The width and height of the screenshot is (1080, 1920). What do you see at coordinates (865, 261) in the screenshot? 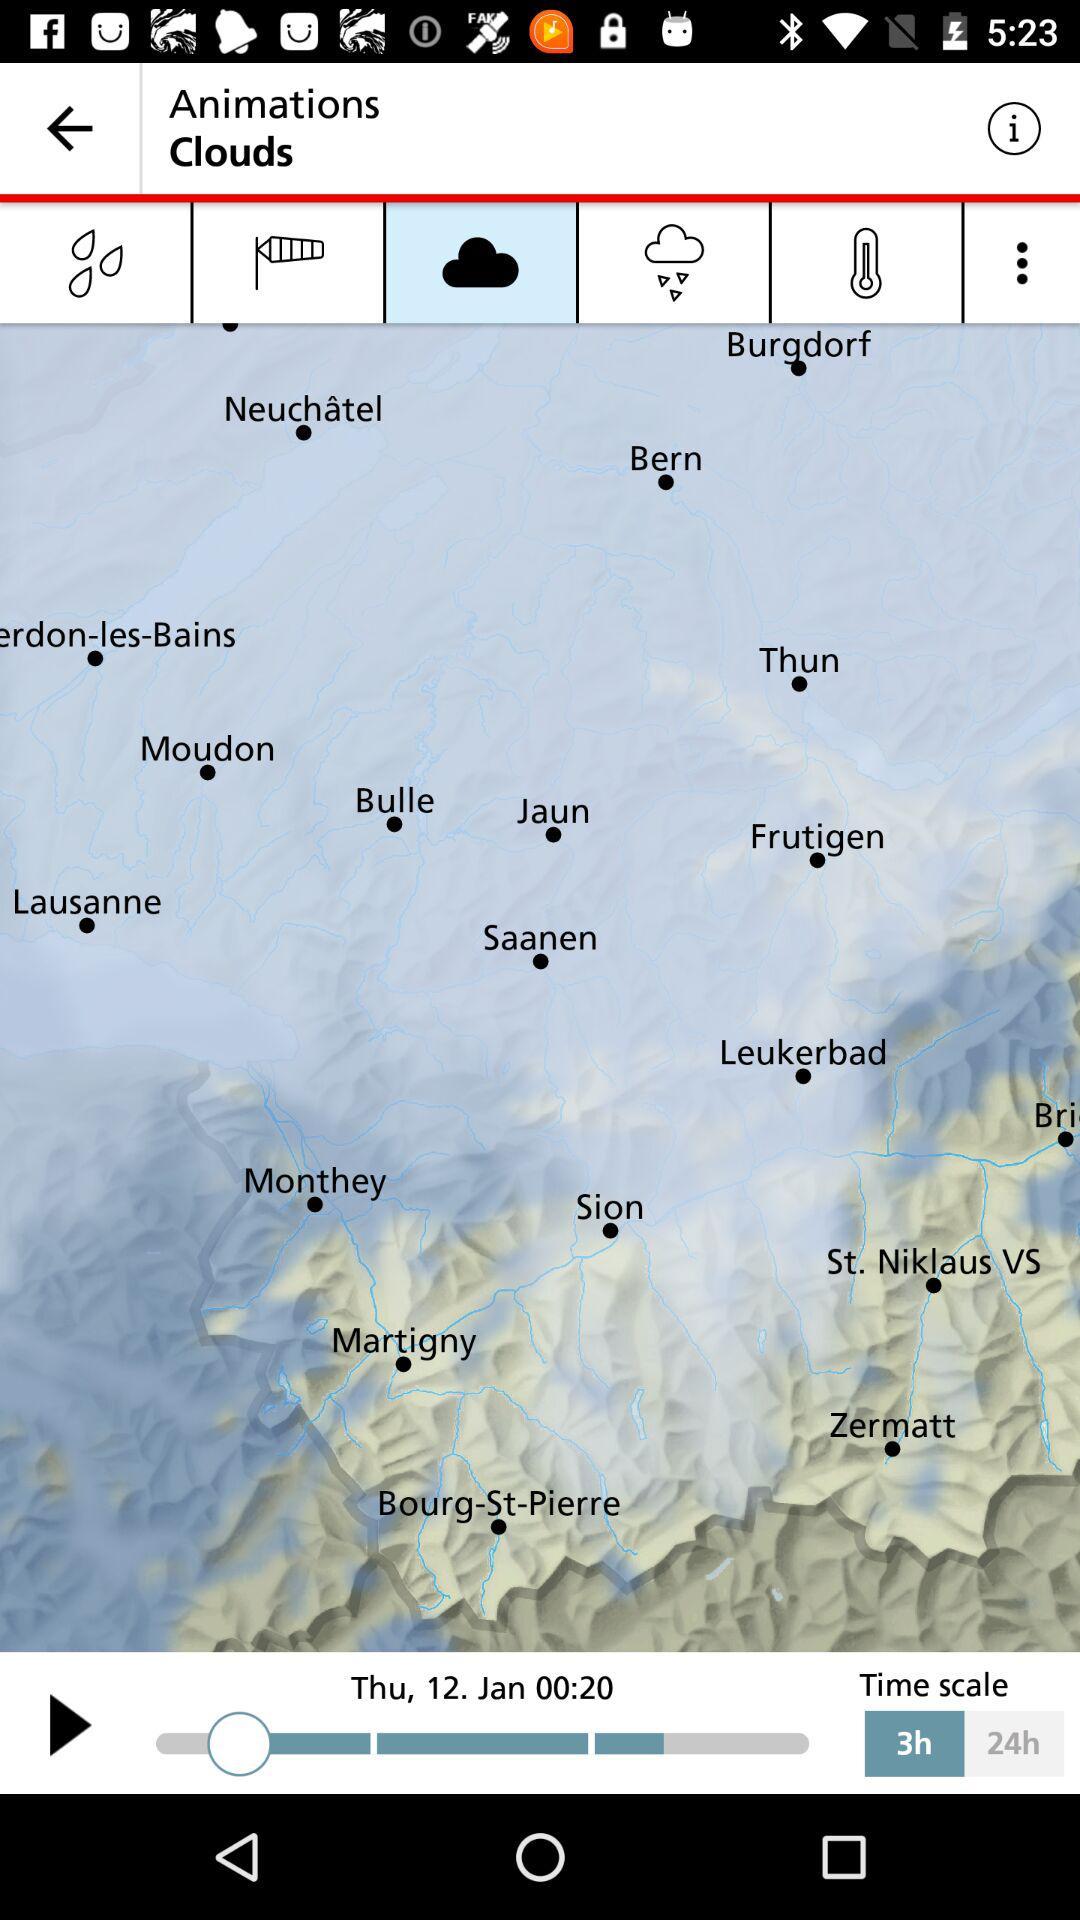
I see `the info icon` at bounding box center [865, 261].